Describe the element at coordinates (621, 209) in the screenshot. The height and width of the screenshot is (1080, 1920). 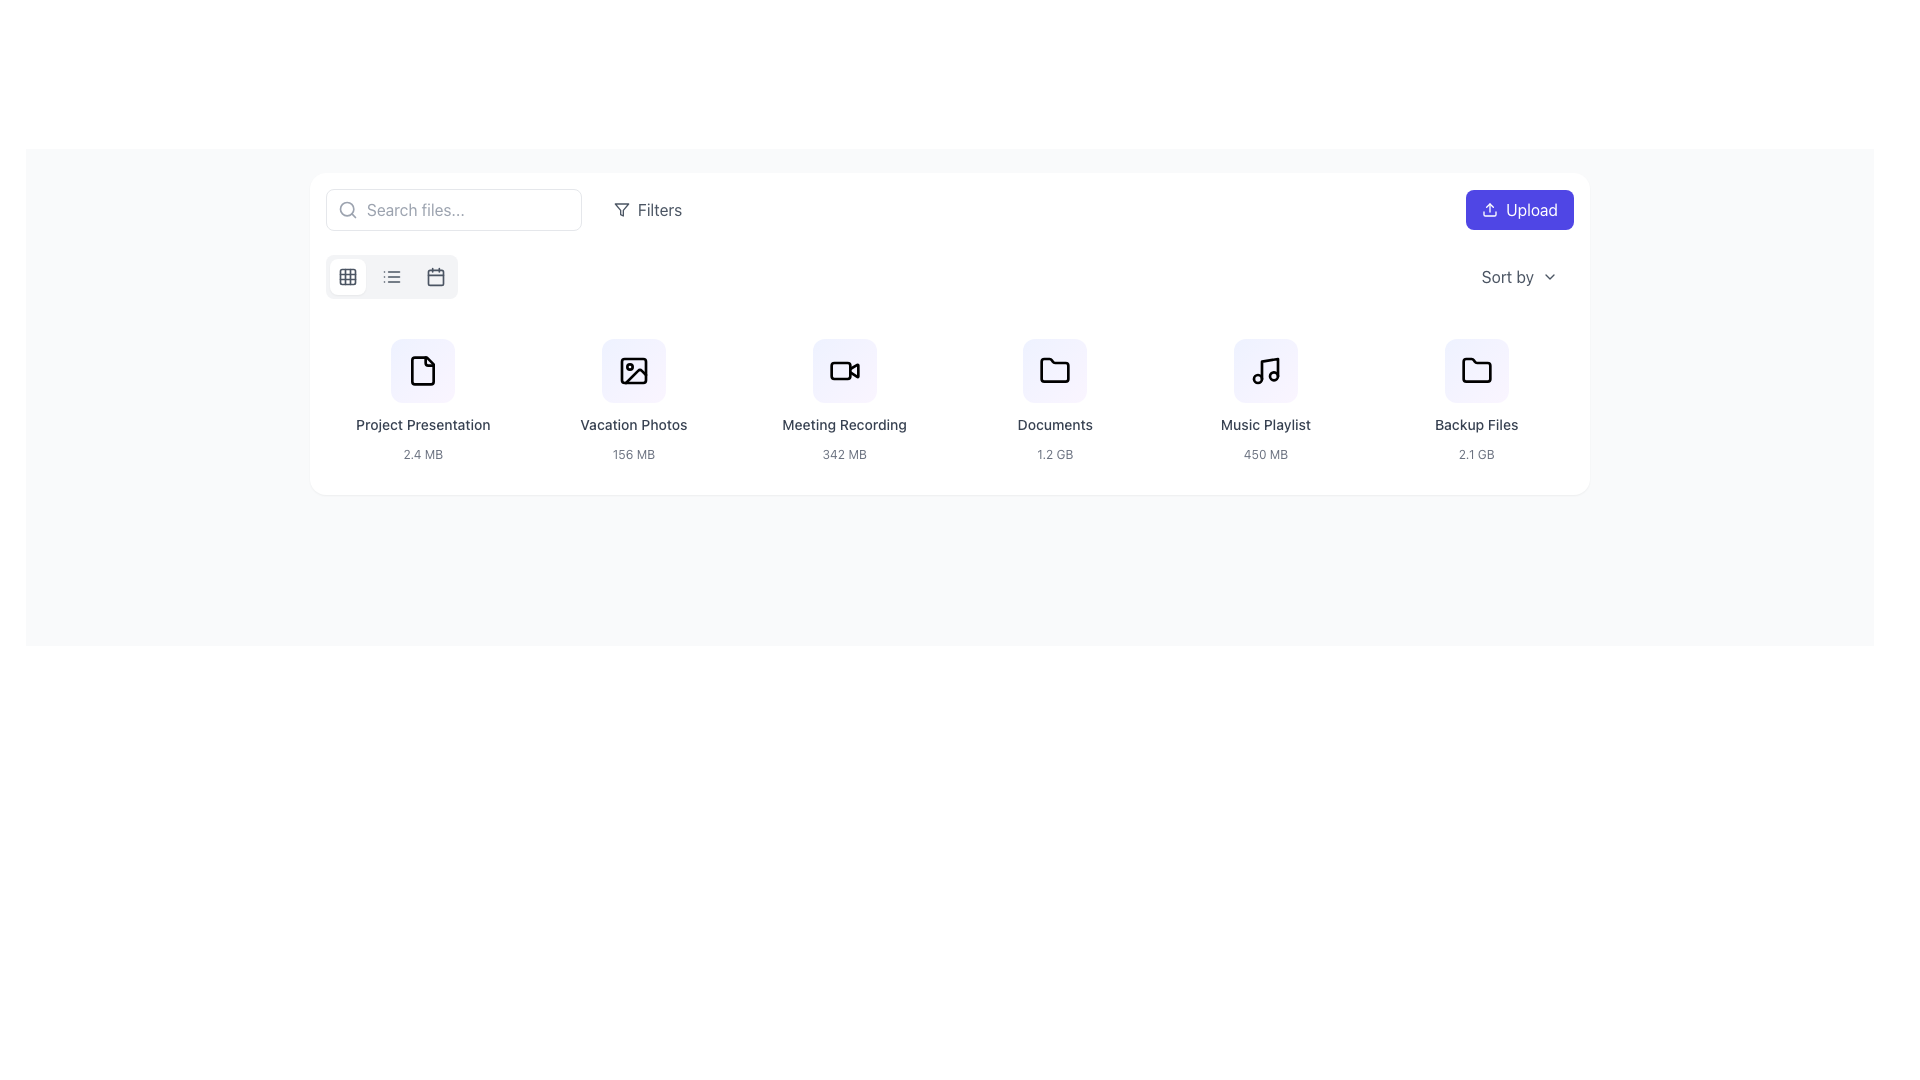
I see `the filter icon located left of the 'Filters' label` at that location.